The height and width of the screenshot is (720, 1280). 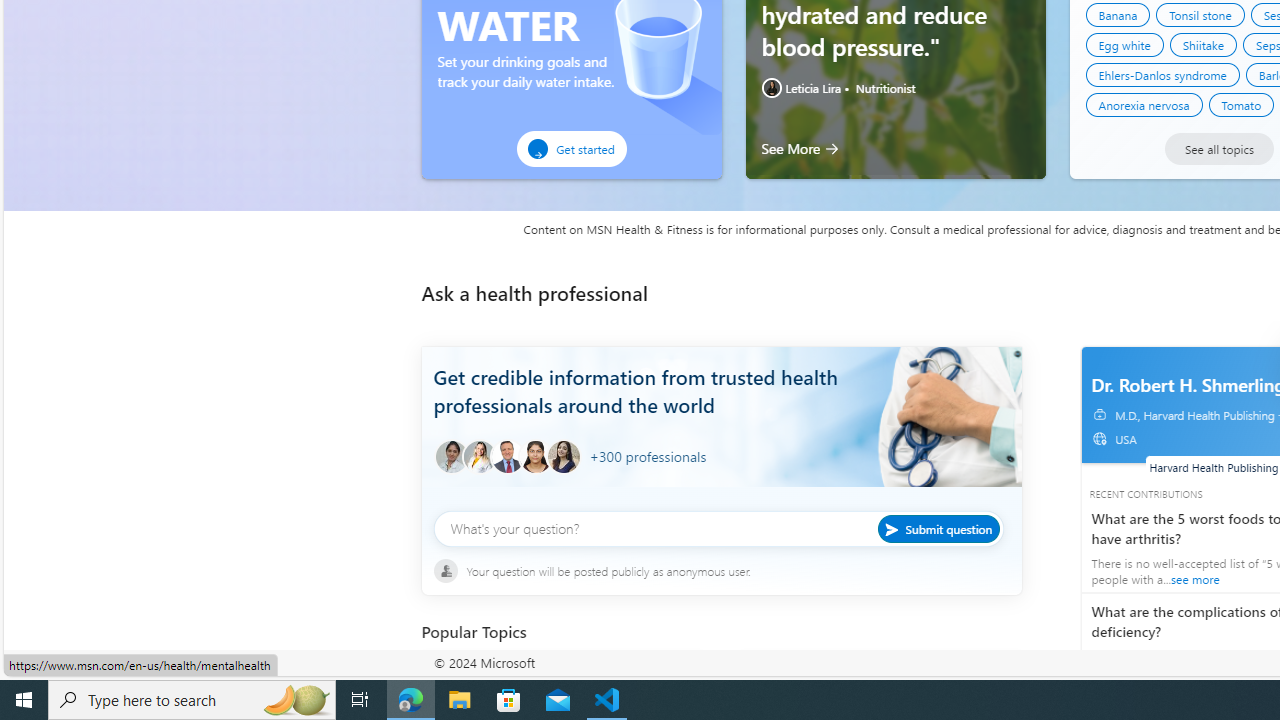 What do you see at coordinates (1144, 104) in the screenshot?
I see `'Anorexia nervosa'` at bounding box center [1144, 104].